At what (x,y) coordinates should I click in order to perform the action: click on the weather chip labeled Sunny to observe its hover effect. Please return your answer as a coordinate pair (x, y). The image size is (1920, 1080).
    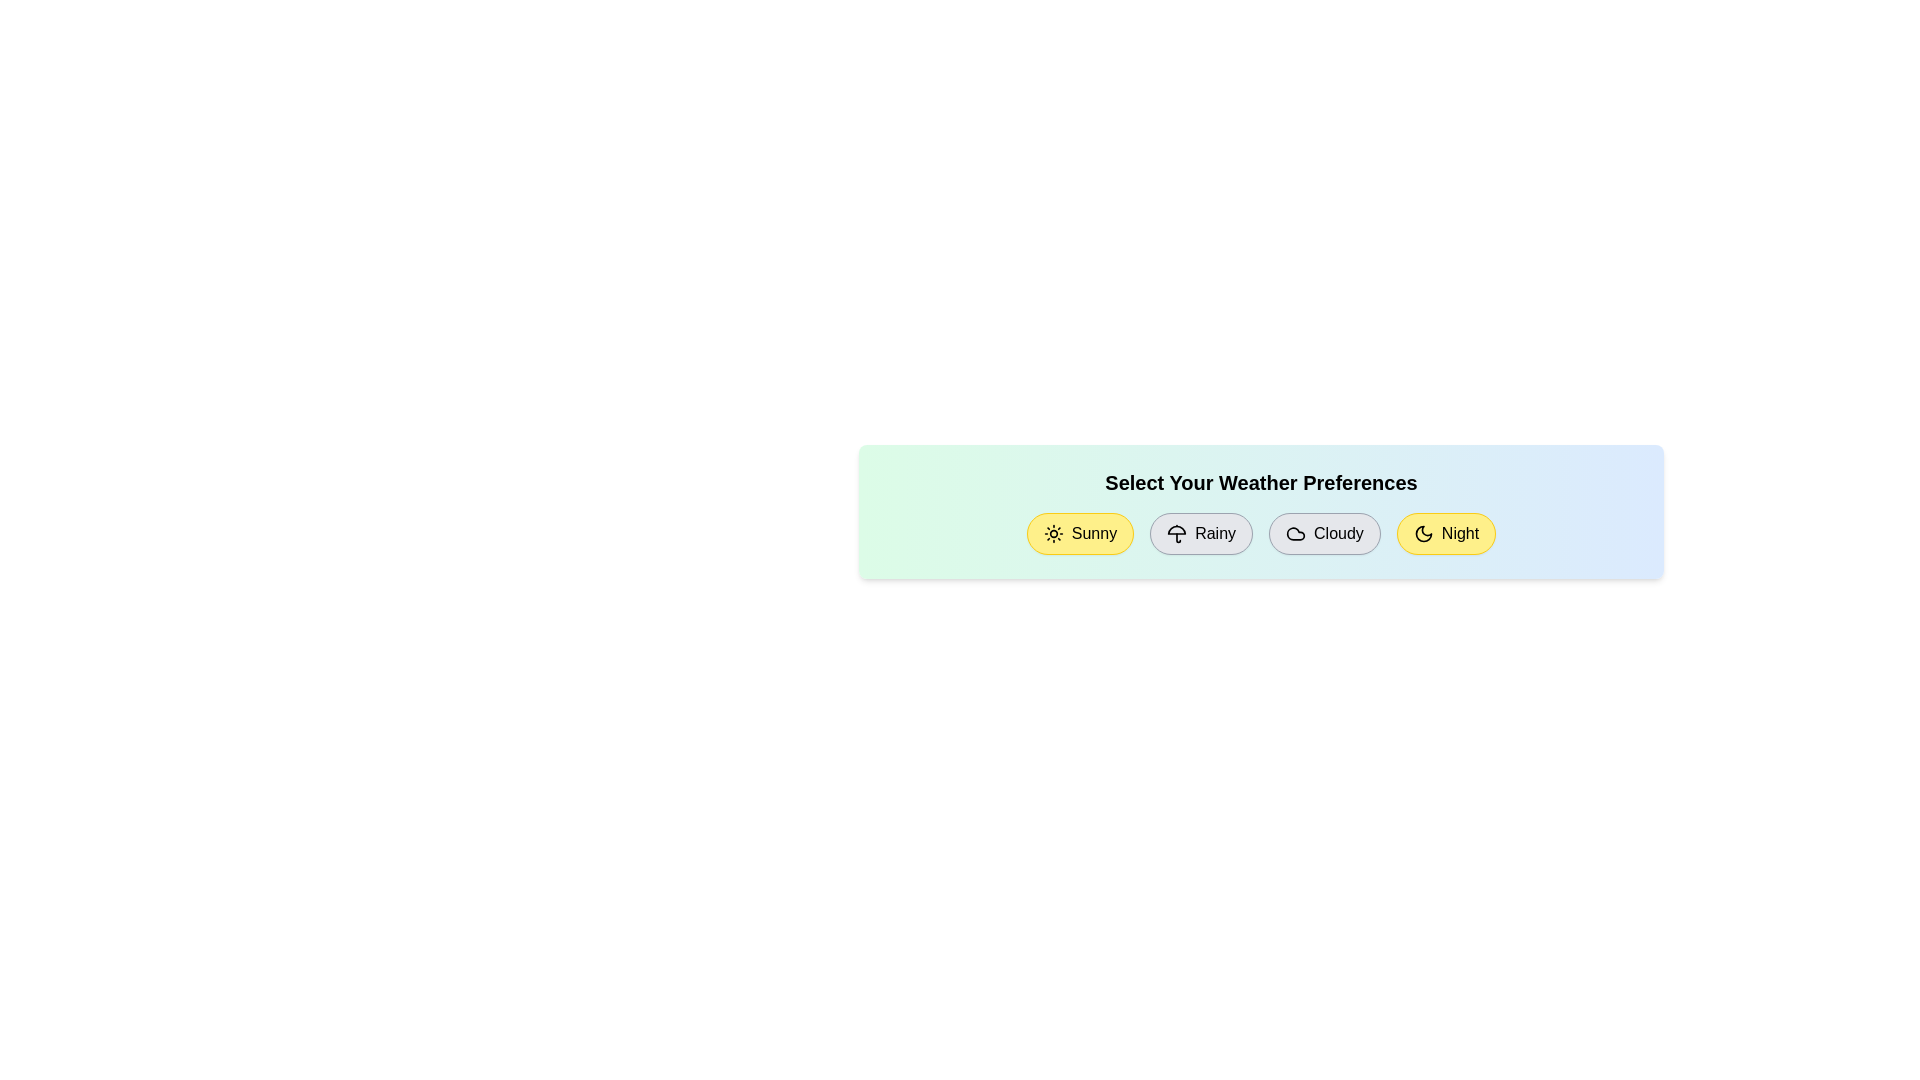
    Looking at the image, I should click on (1079, 532).